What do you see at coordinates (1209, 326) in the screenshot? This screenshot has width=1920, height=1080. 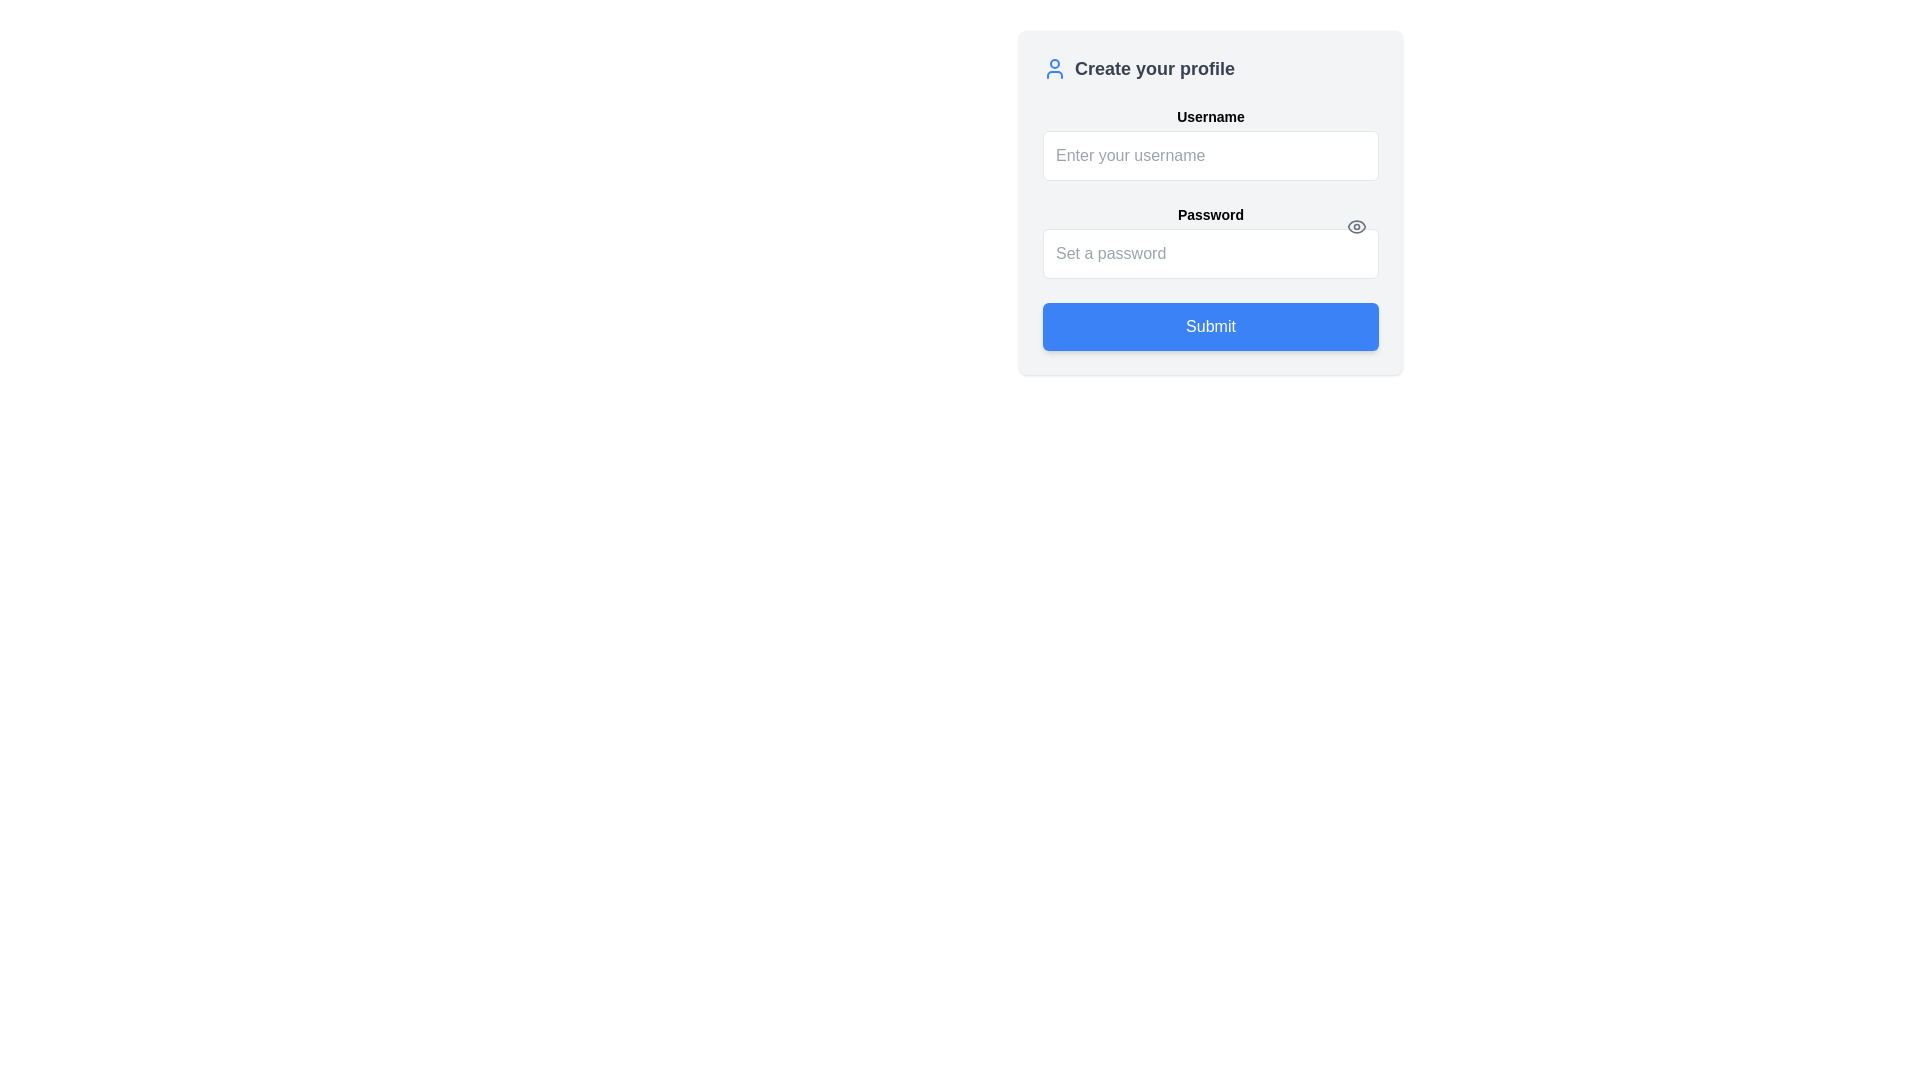 I see `the 'Submit' button, which is a rectangular button with a blue background and white text` at bounding box center [1209, 326].